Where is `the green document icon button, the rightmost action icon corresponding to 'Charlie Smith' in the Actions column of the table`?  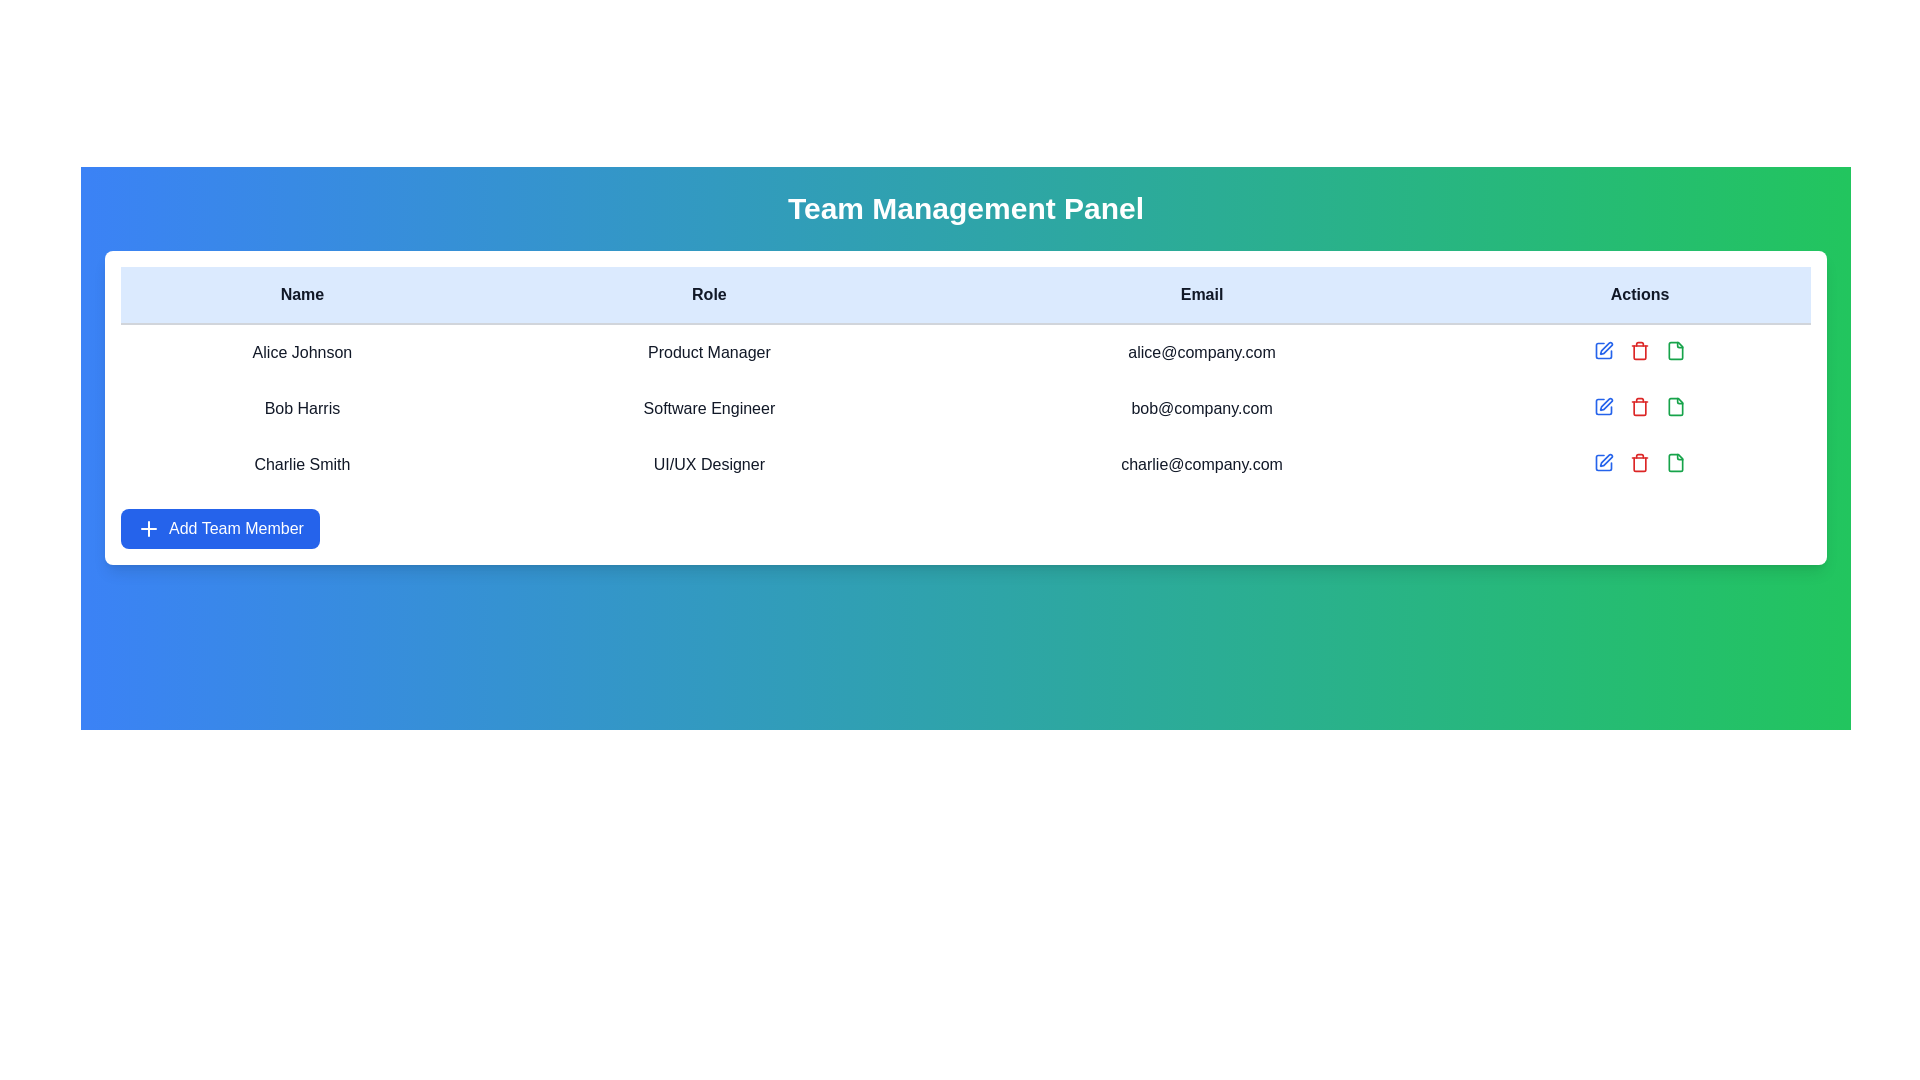
the green document icon button, the rightmost action icon corresponding to 'Charlie Smith' in the Actions column of the table is located at coordinates (1675, 462).